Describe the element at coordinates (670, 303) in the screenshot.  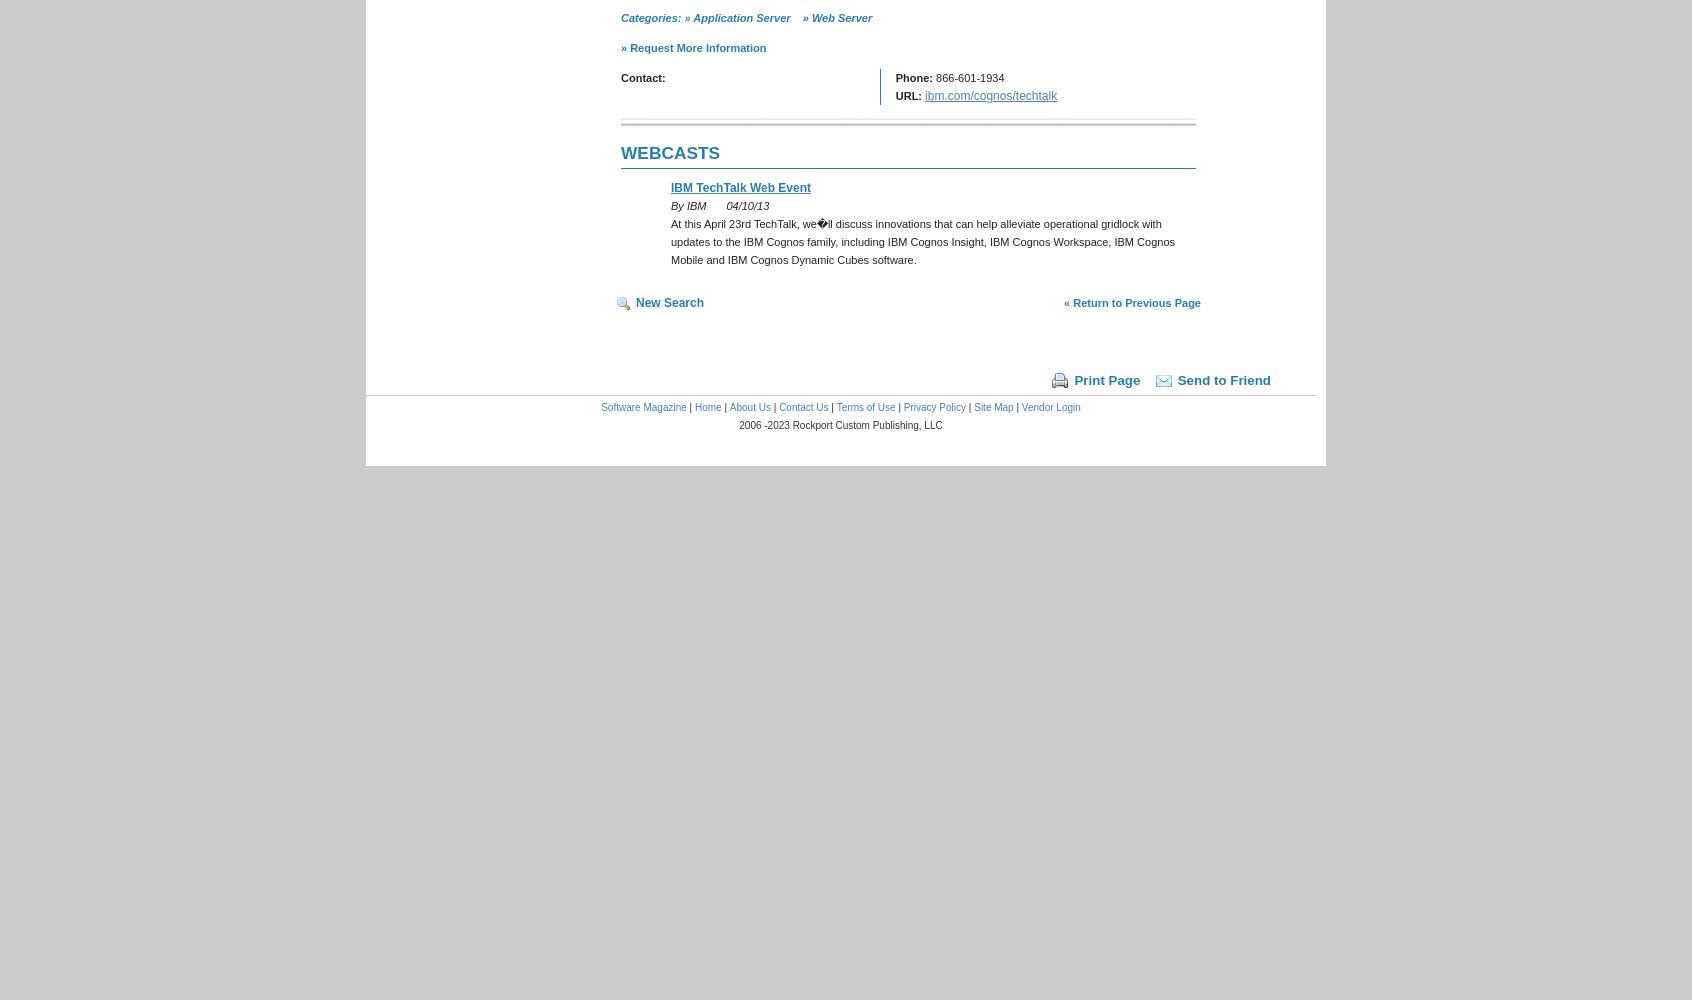
I see `'New Search'` at that location.